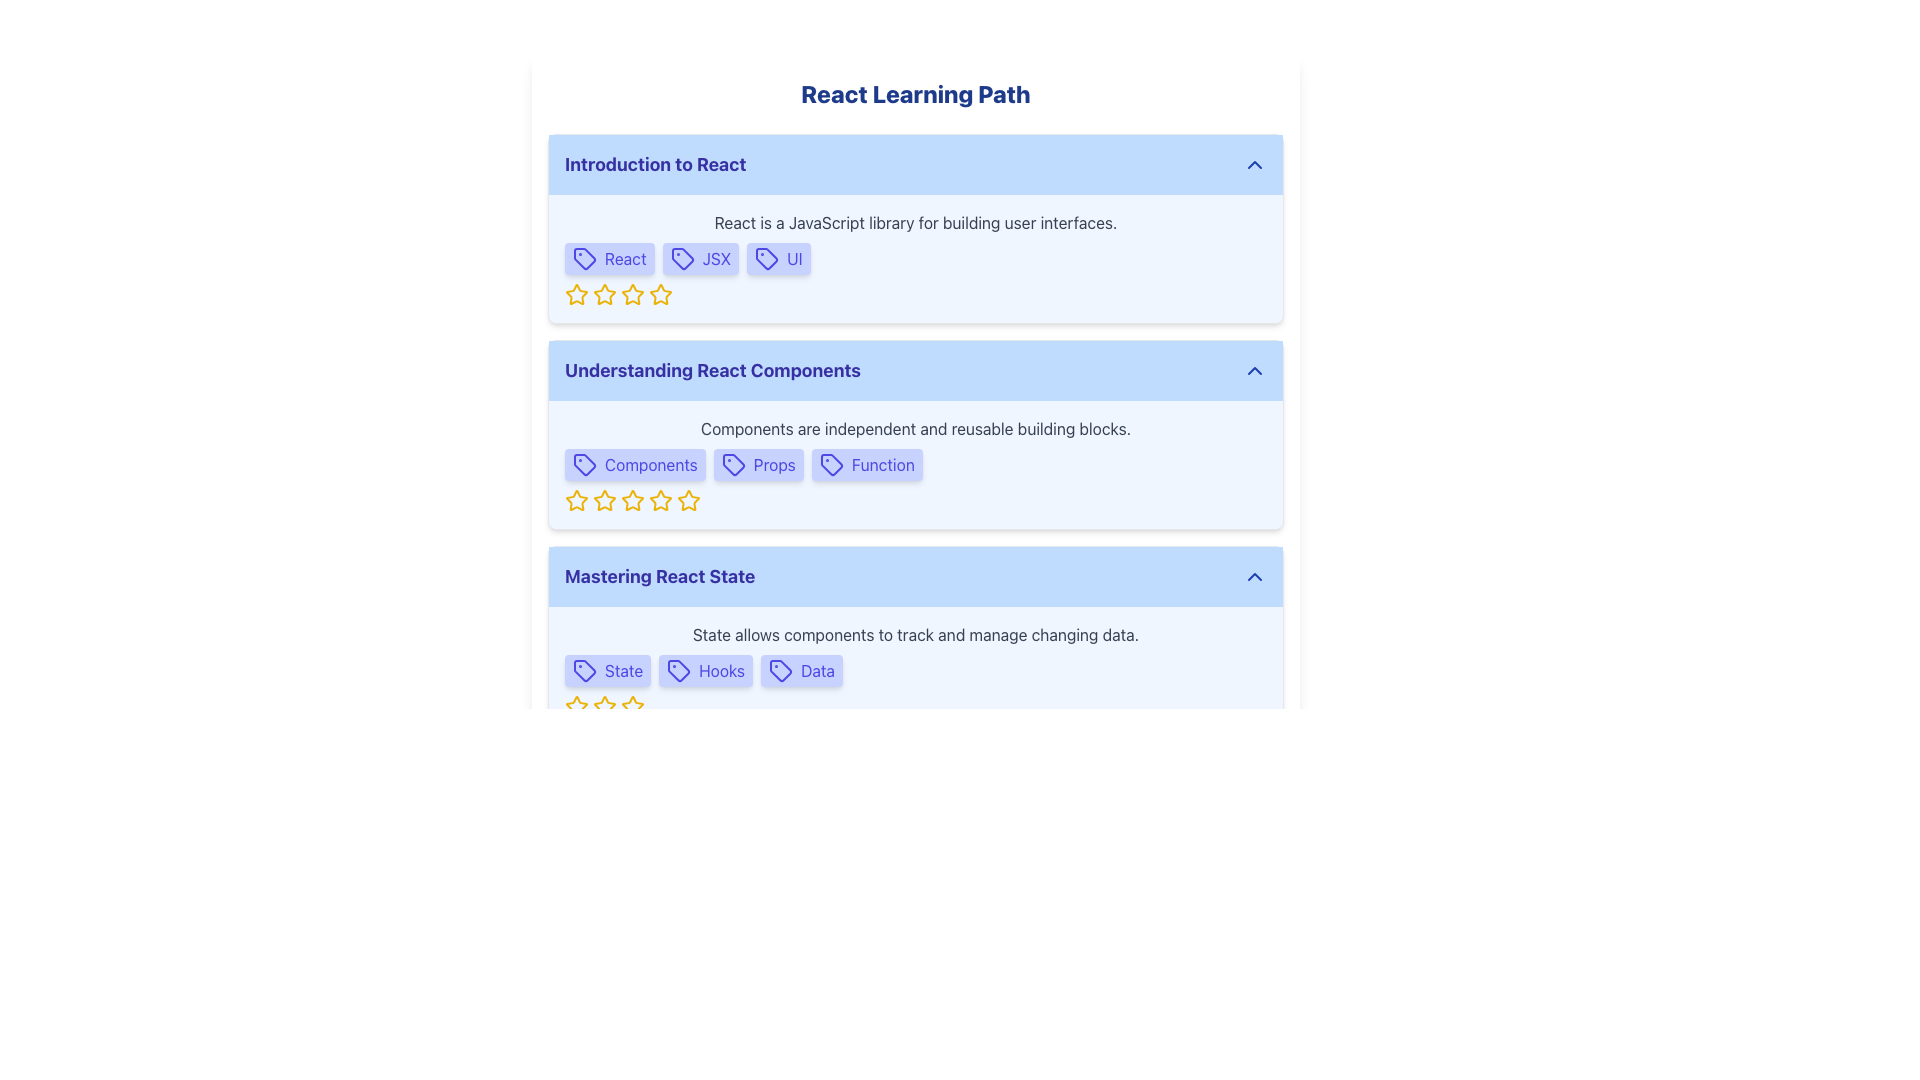 This screenshot has height=1080, width=1920. What do you see at coordinates (632, 705) in the screenshot?
I see `the fifth star icon in the rating bar located at the bottom of the 'Mastering React State' section` at bounding box center [632, 705].